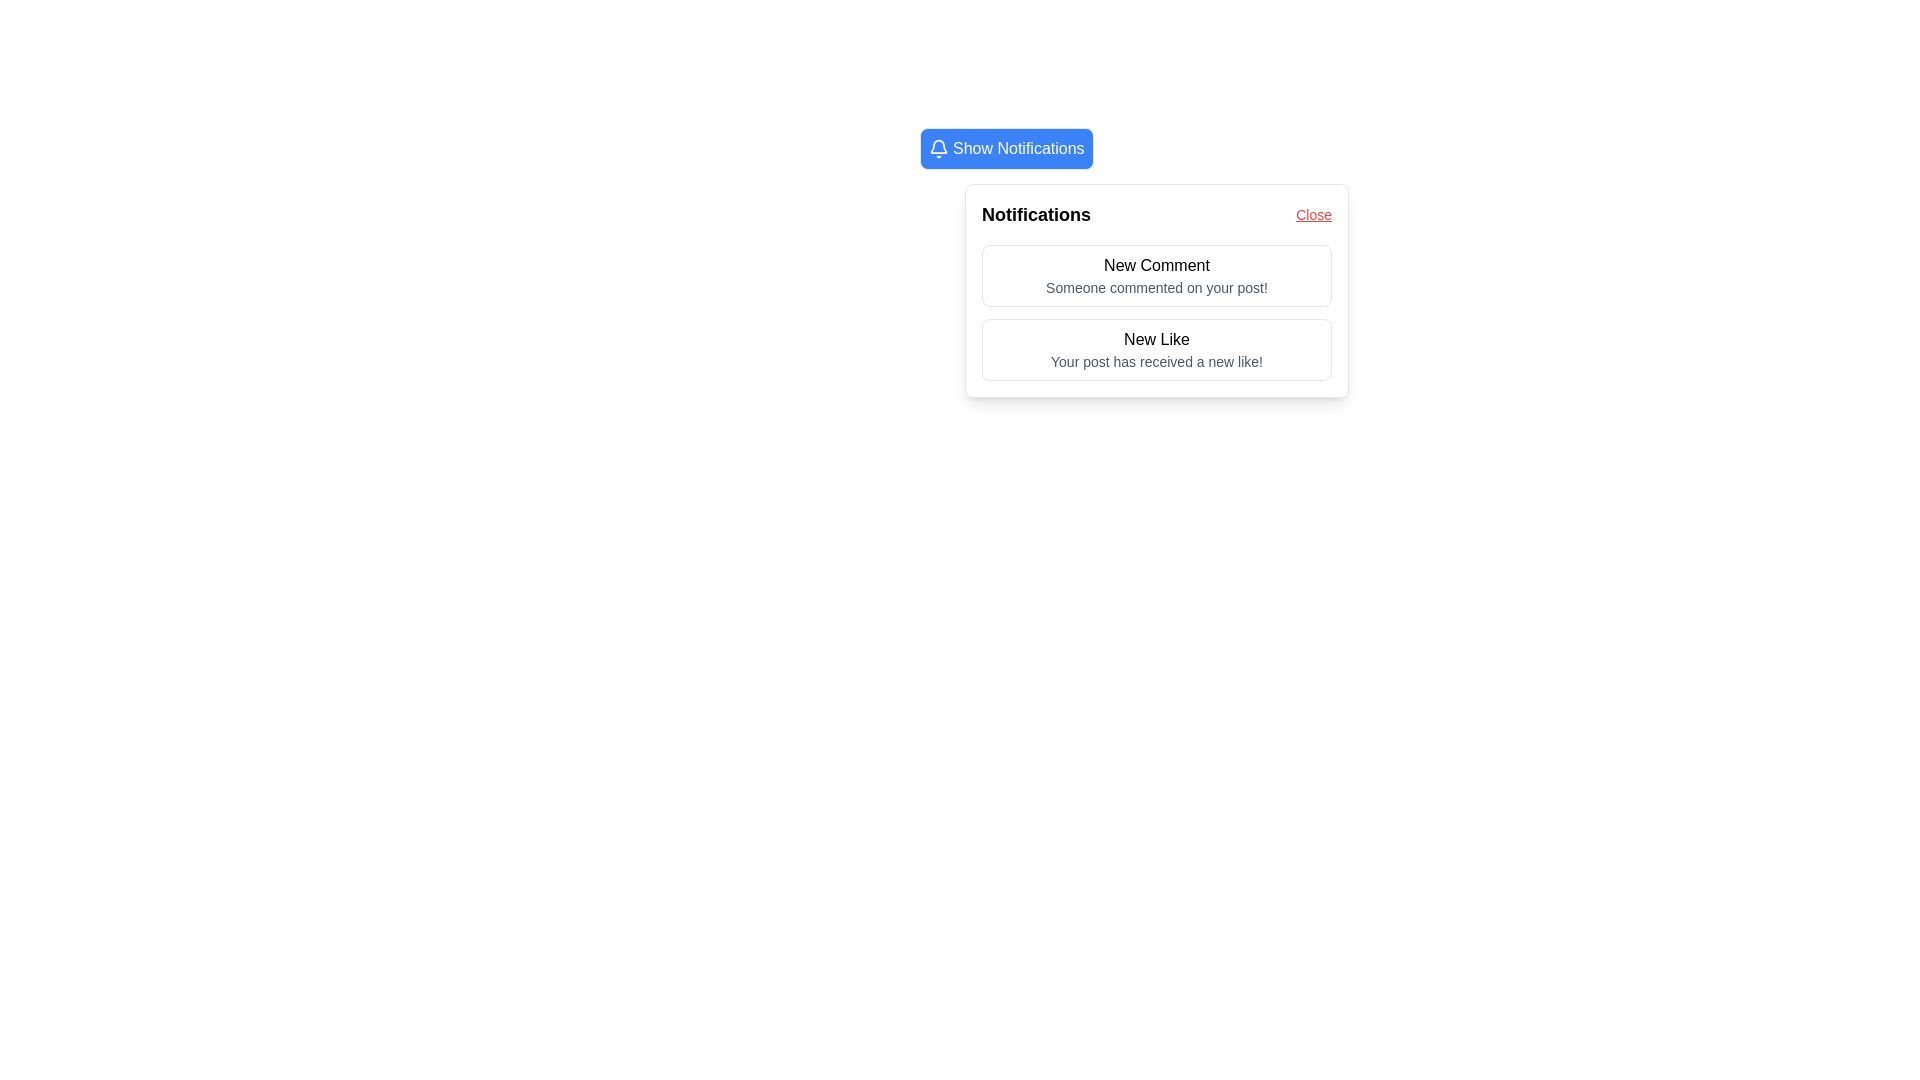  Describe the element at coordinates (1156, 338) in the screenshot. I see `the 'New Like' text label, which is bold, medium-sized, black text centered in the notification card, located below the 'New Comment' notification` at that location.